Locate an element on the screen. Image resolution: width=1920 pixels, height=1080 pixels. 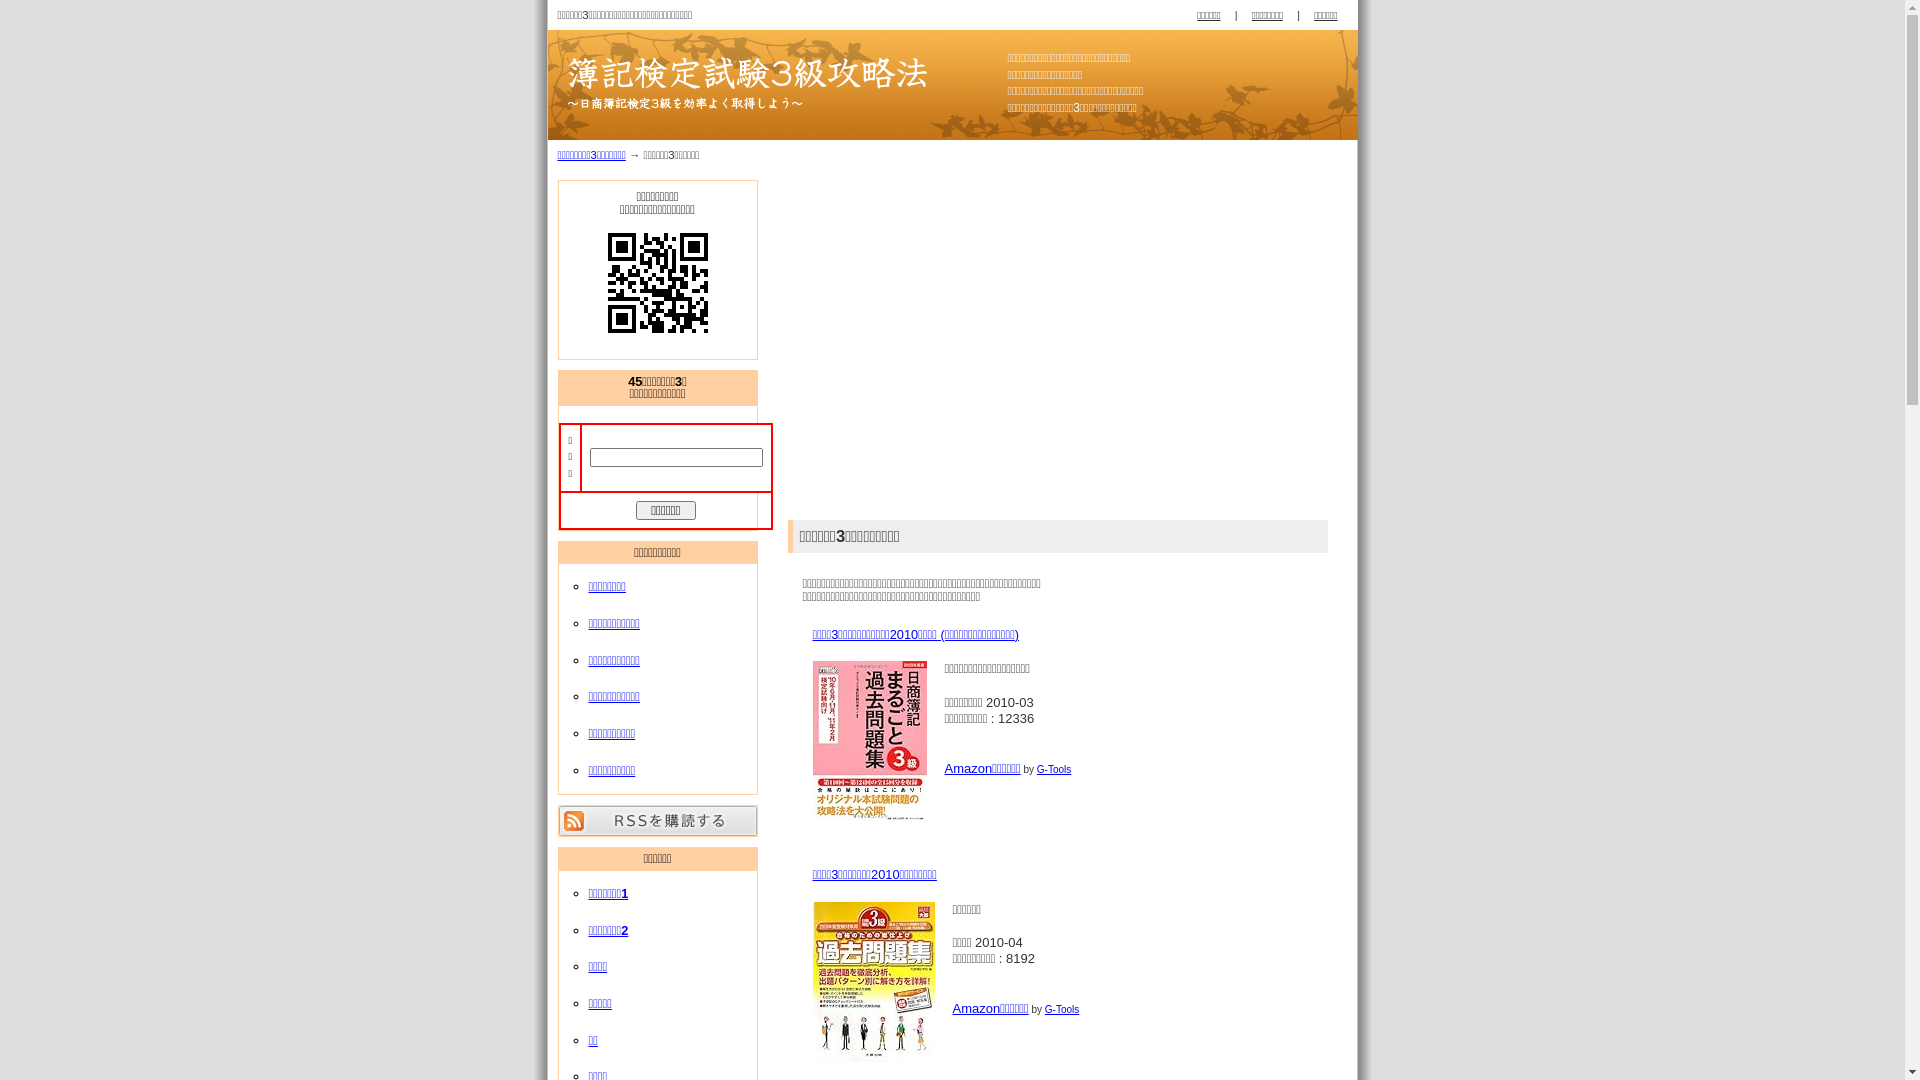
'G-Tools' is located at coordinates (1053, 768).